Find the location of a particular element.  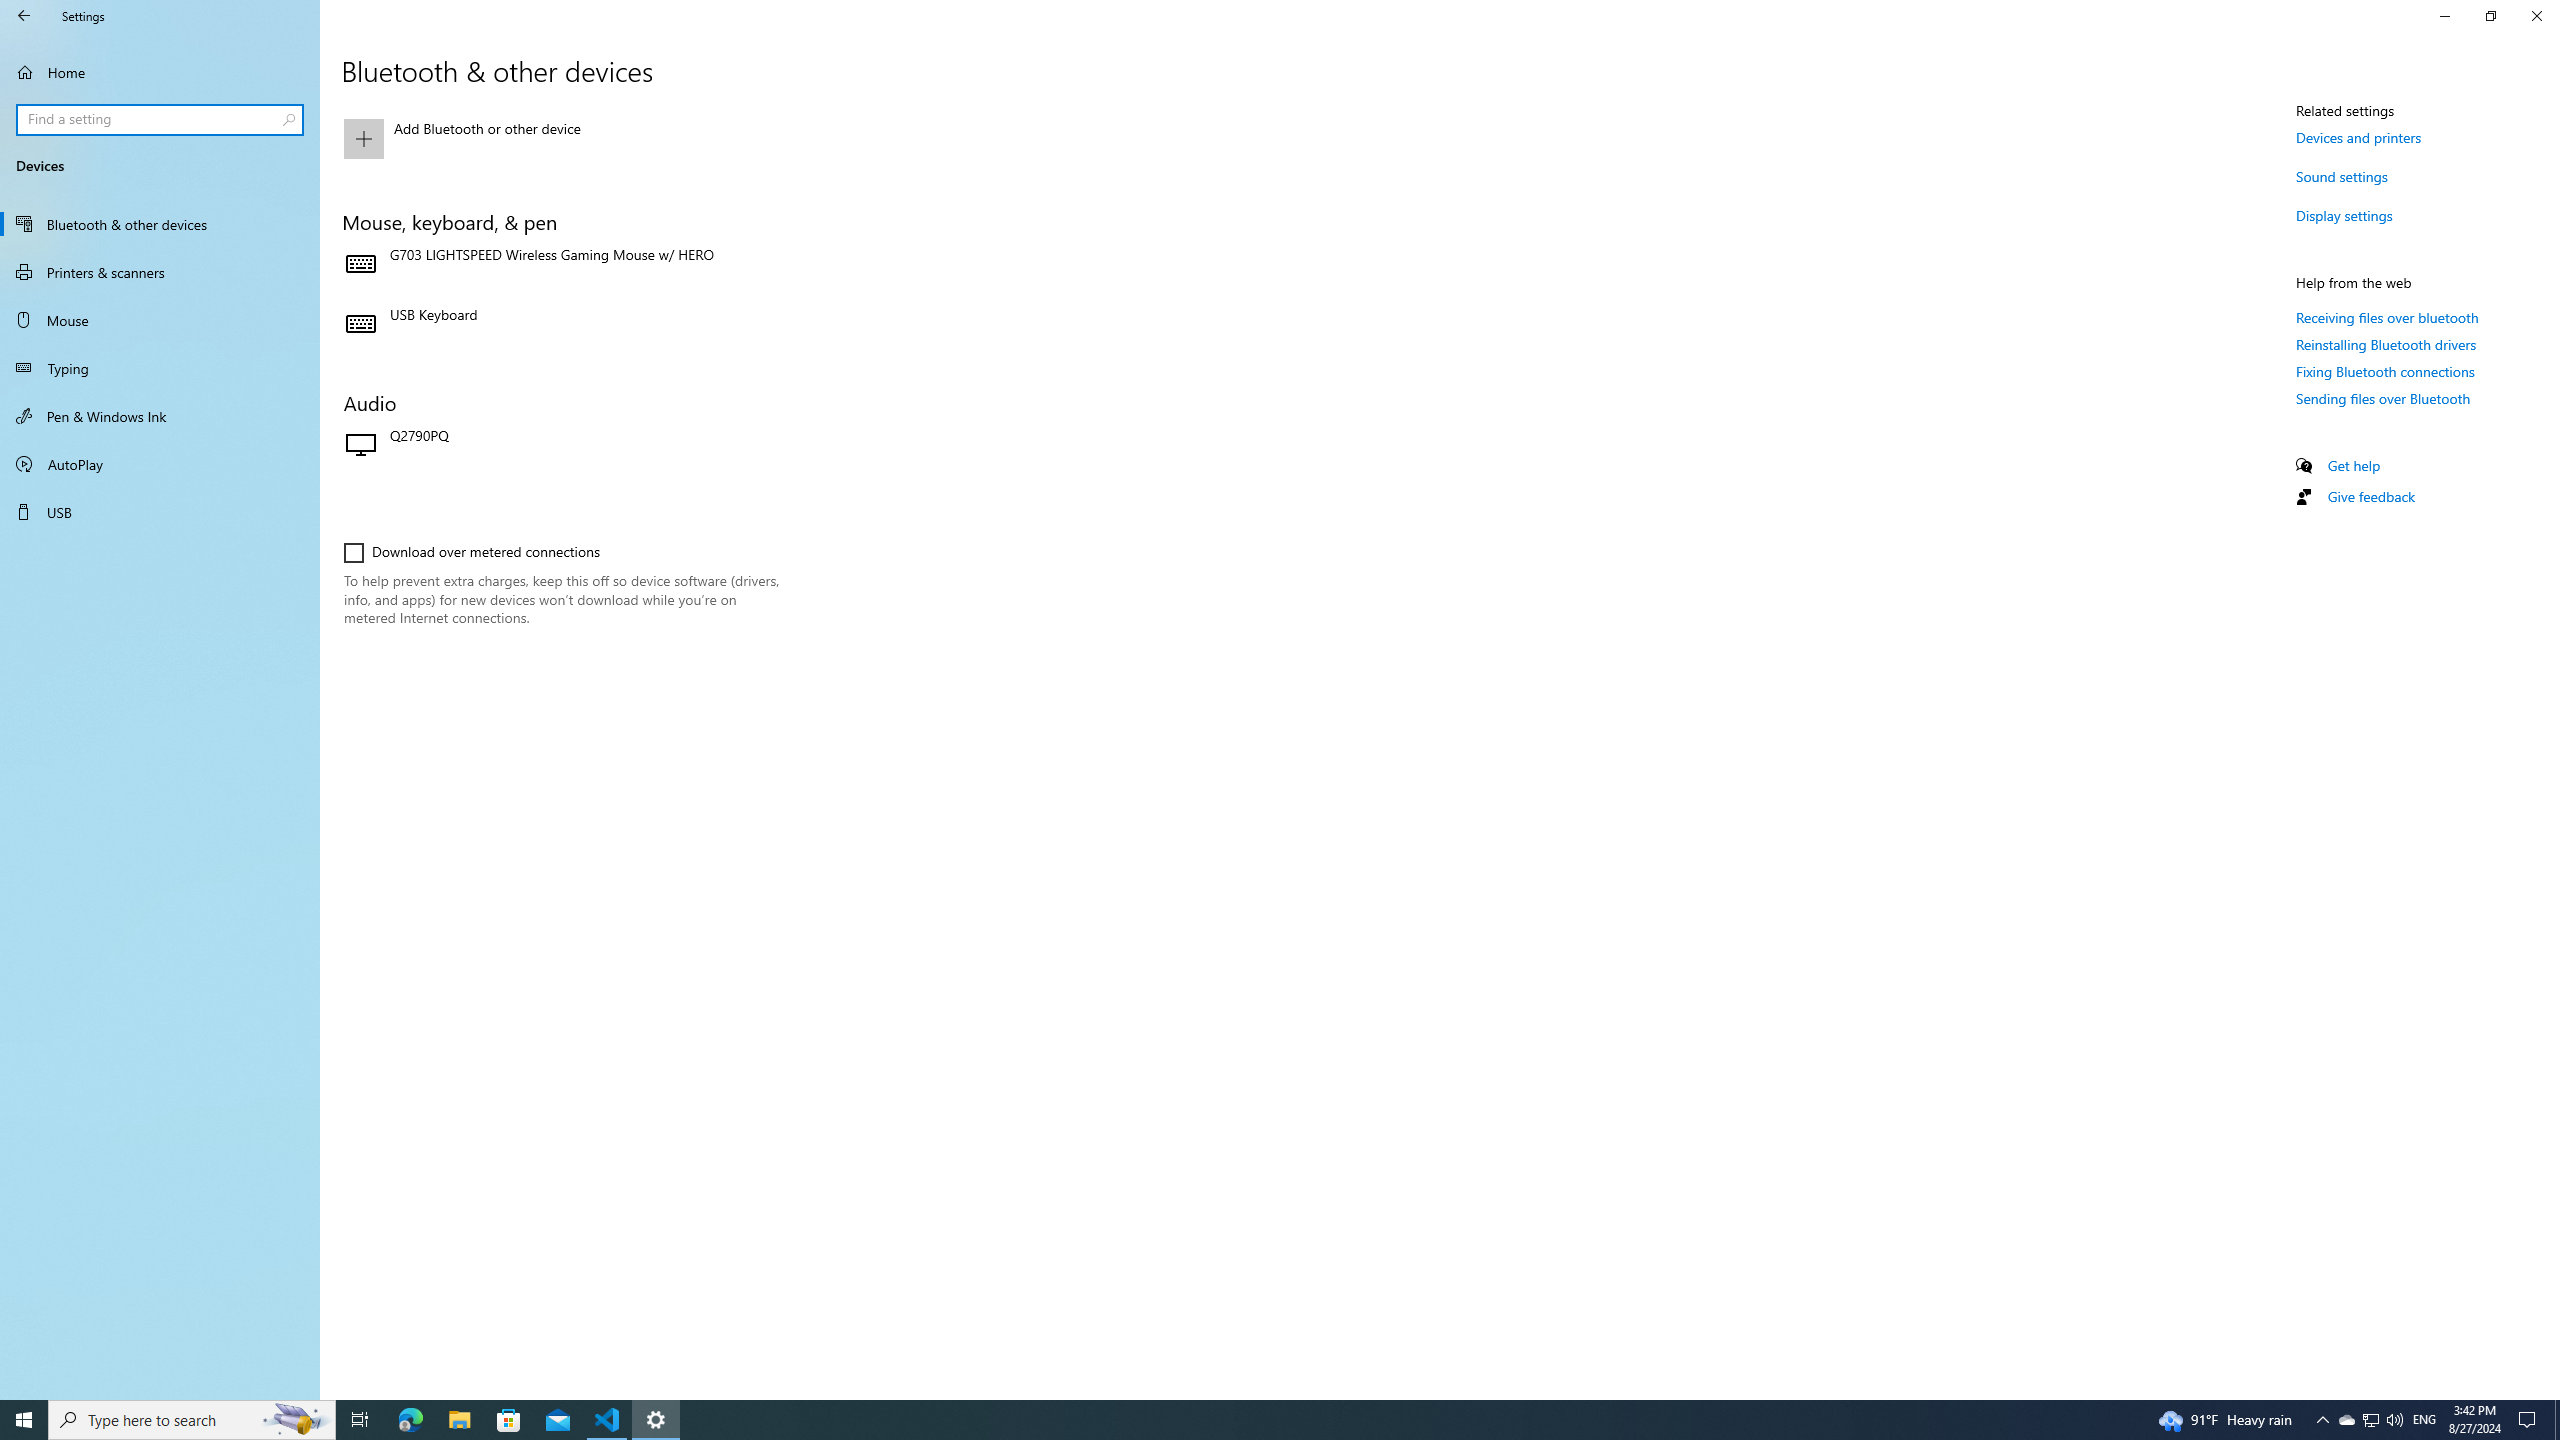

'Give feedback' is located at coordinates (2369, 495).